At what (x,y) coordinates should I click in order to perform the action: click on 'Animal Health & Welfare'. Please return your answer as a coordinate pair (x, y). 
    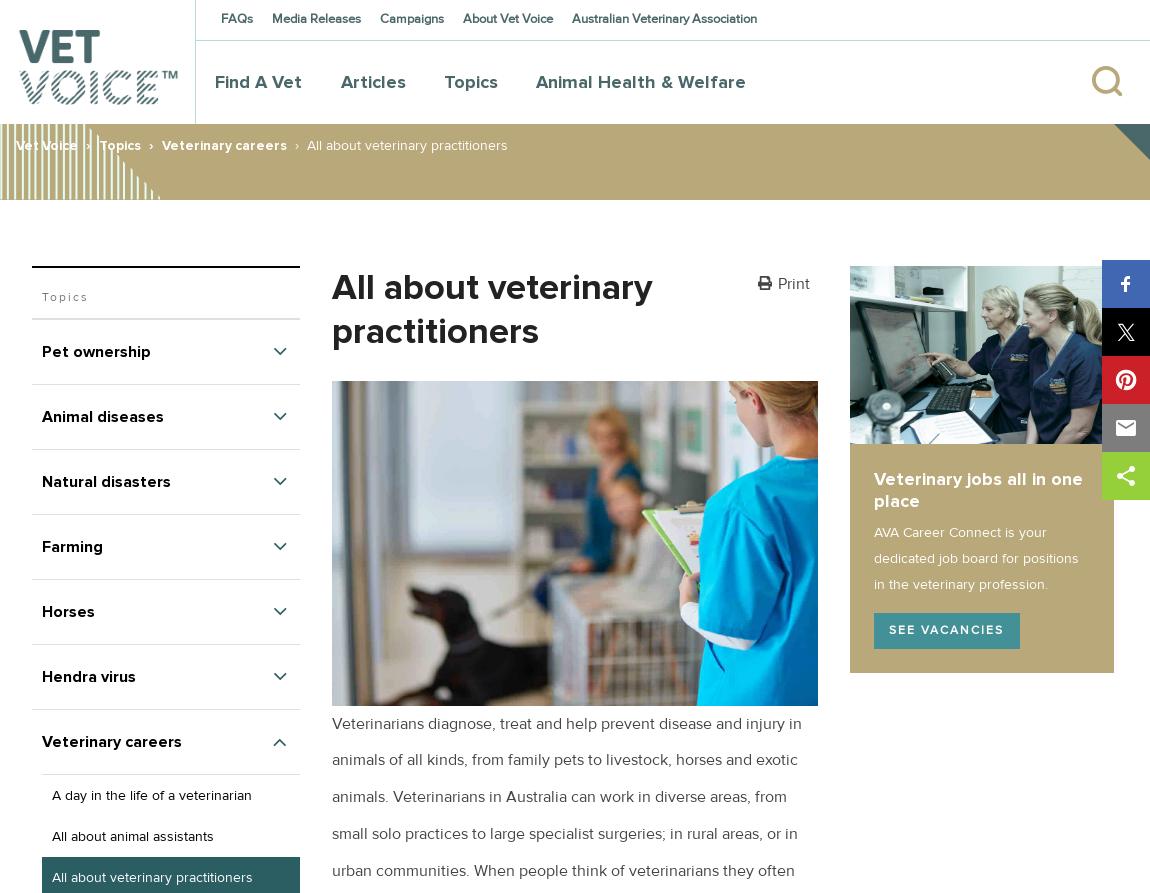
    Looking at the image, I should click on (640, 80).